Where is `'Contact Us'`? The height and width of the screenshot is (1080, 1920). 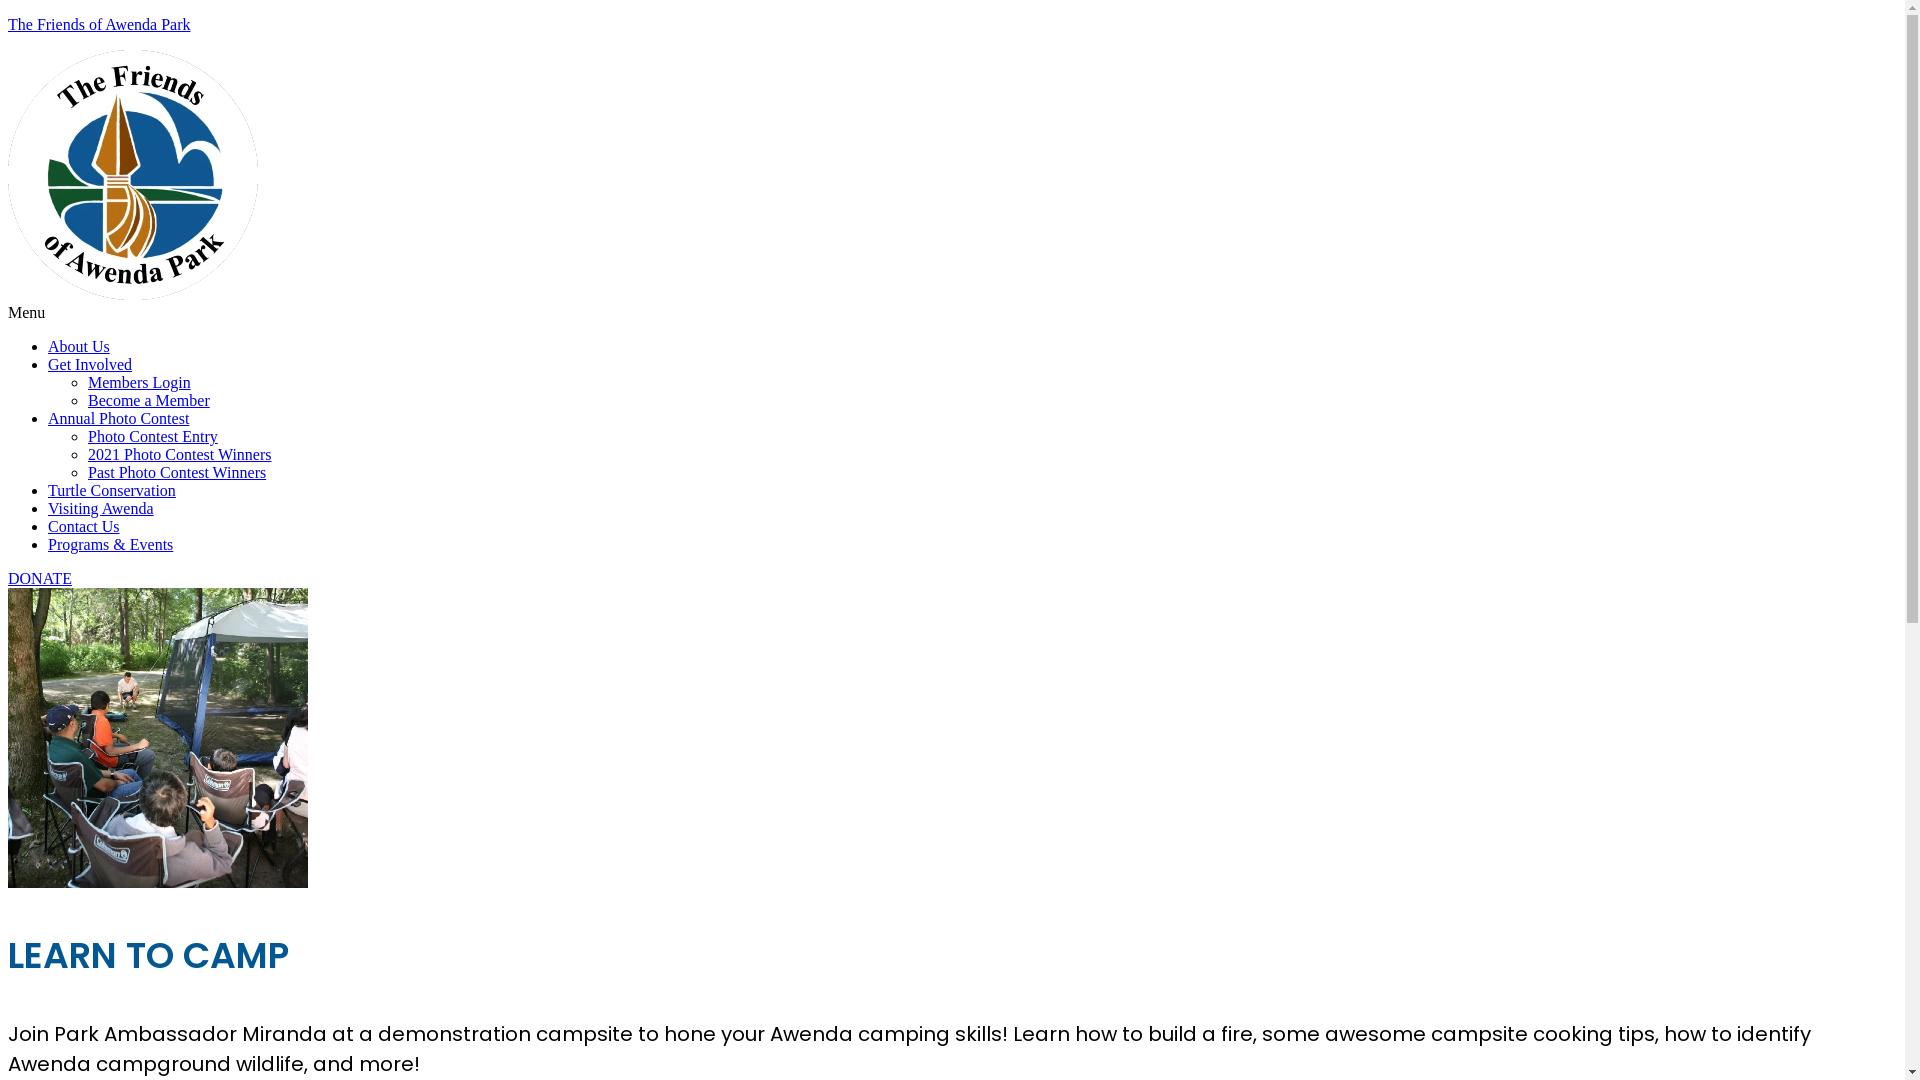
'Contact Us' is located at coordinates (82, 525).